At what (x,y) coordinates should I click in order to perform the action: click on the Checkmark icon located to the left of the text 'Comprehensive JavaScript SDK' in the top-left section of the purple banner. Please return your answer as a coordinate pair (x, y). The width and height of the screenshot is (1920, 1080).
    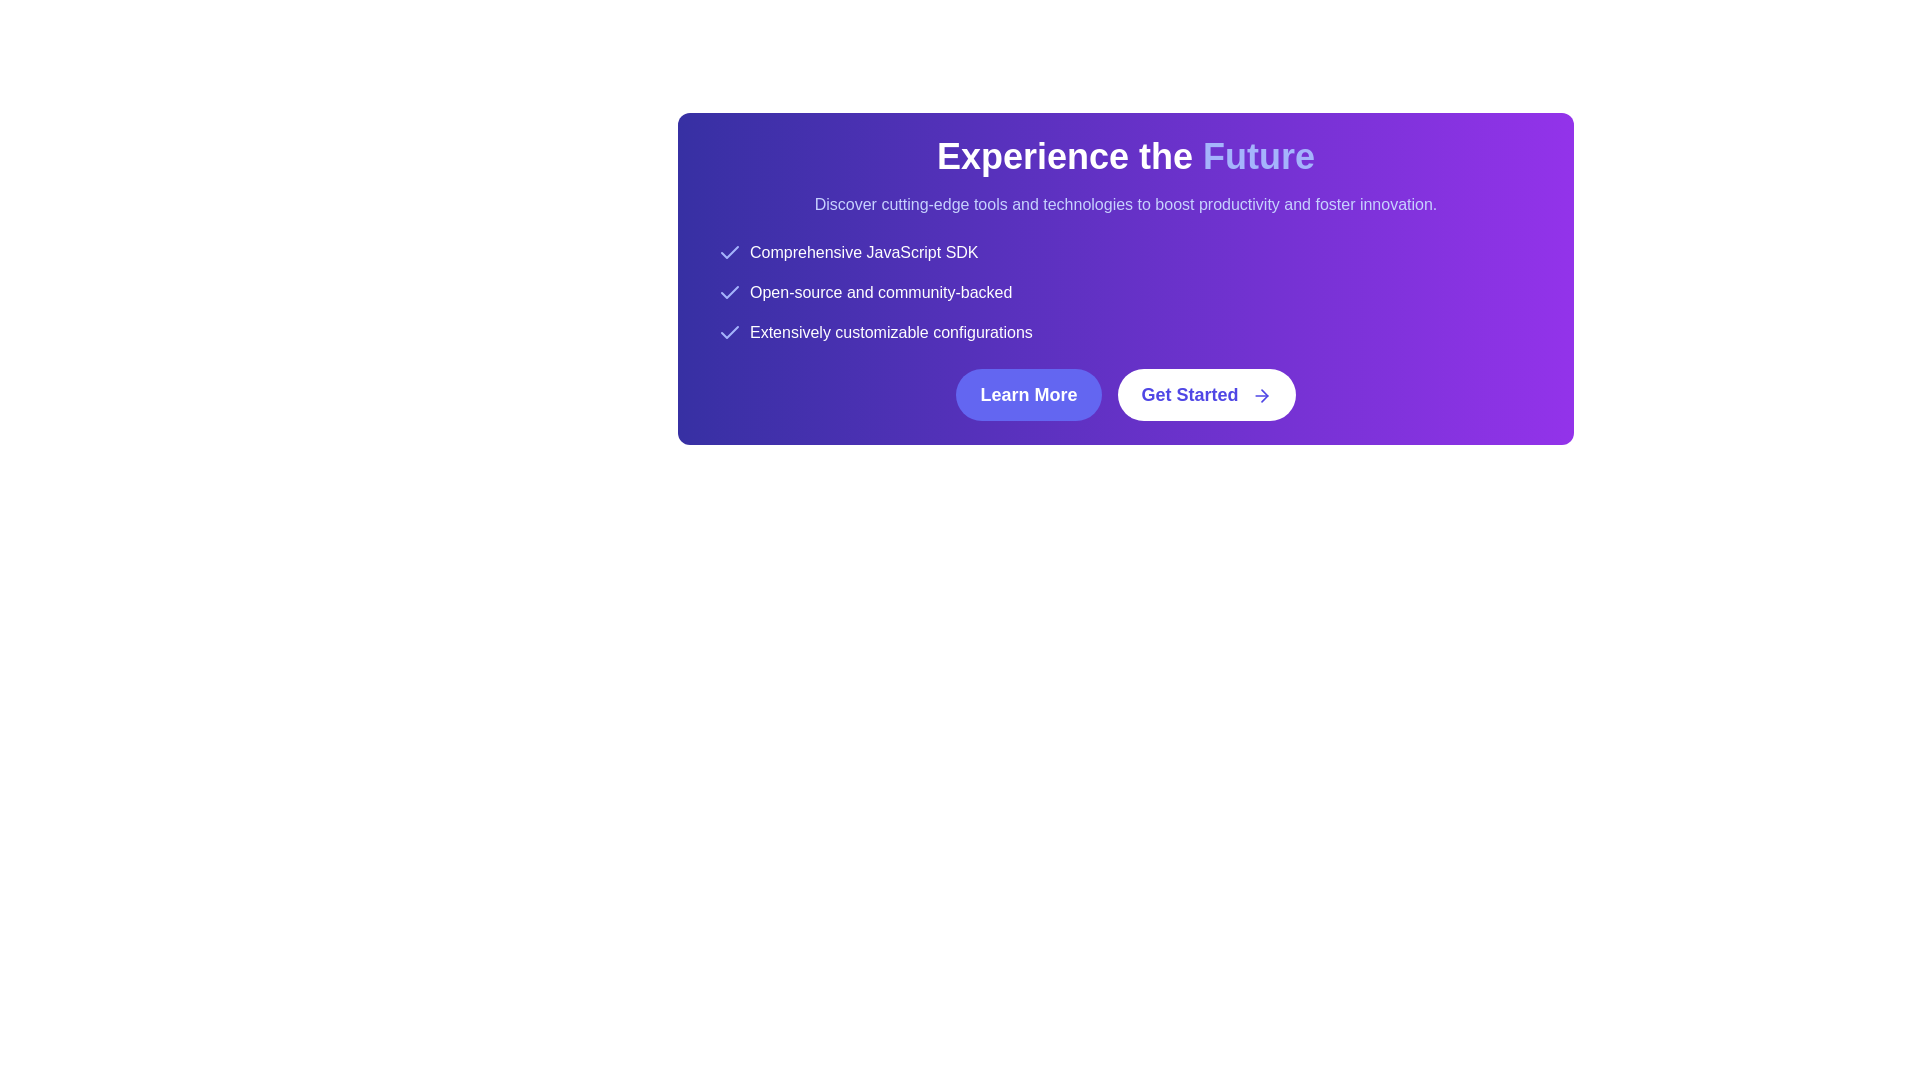
    Looking at the image, I should click on (728, 251).